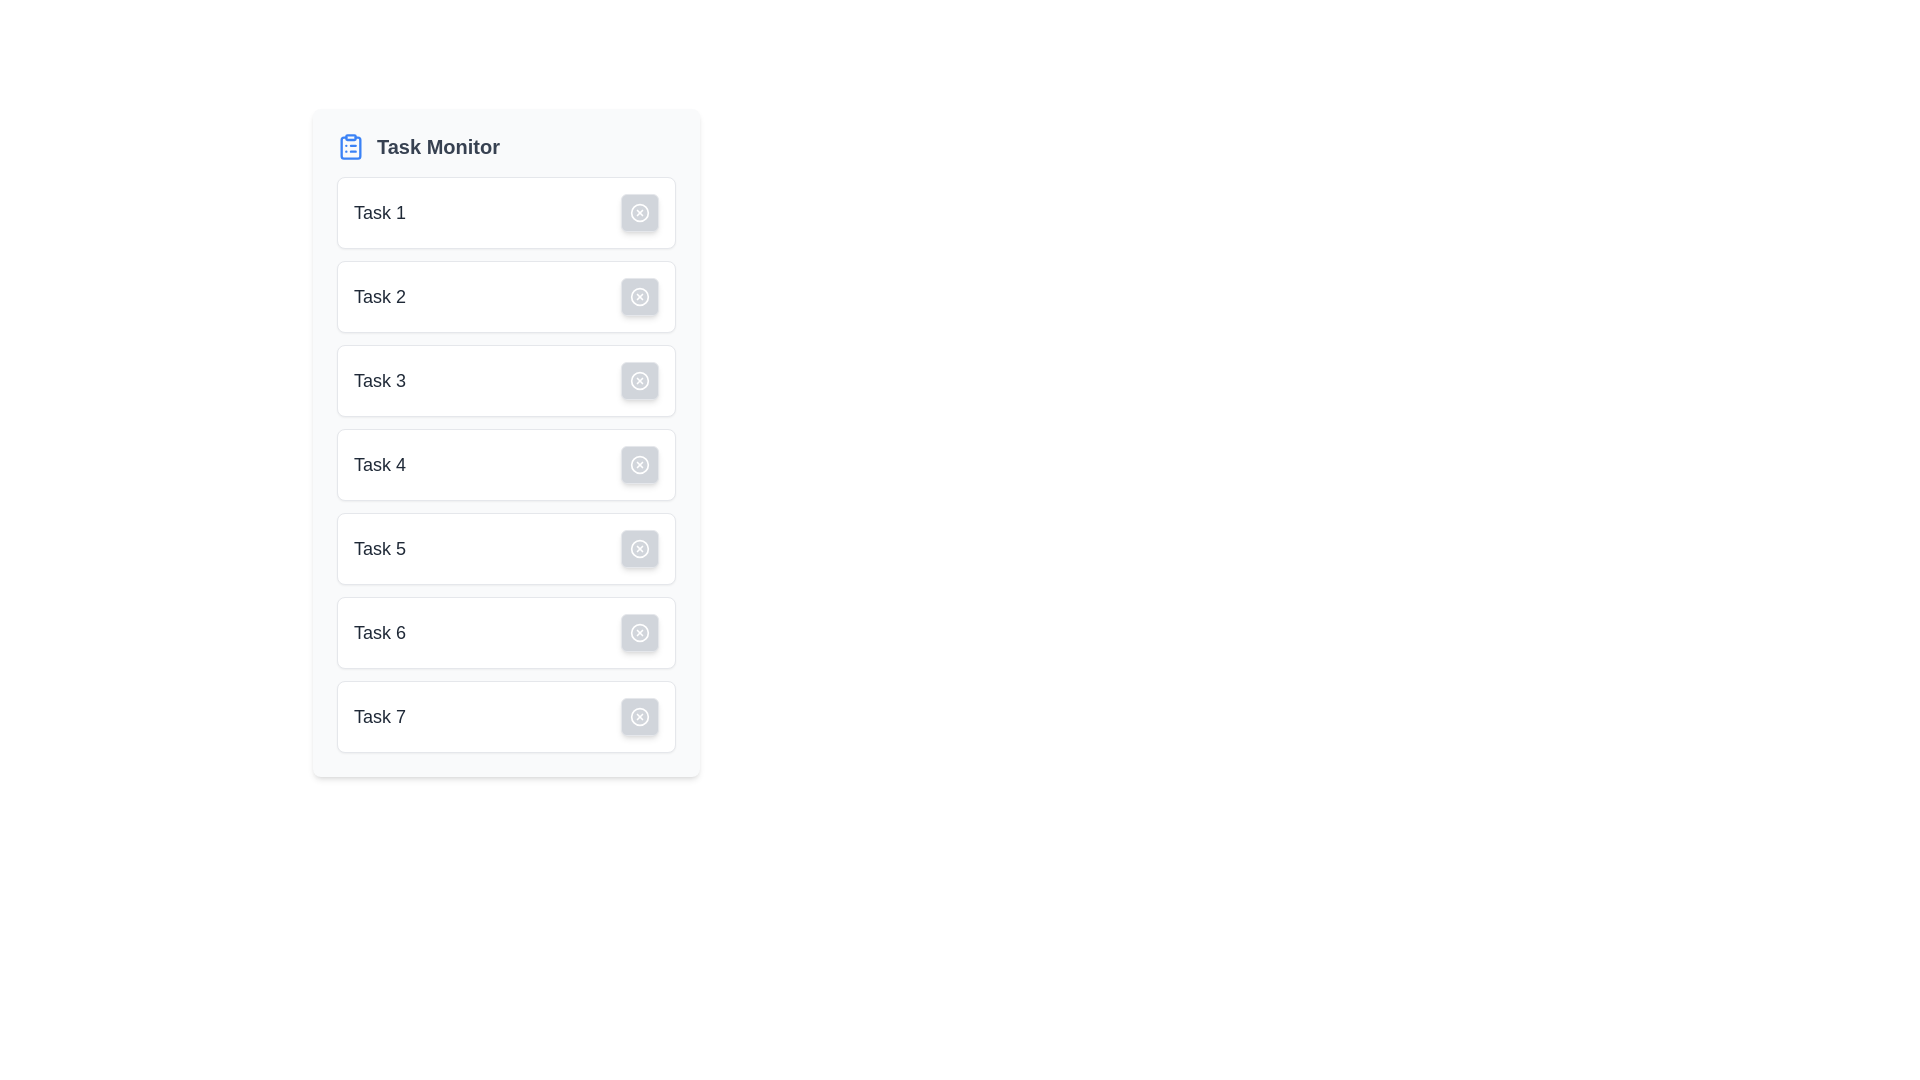  What do you see at coordinates (506, 465) in the screenshot?
I see `task description displayed in the List item labeled 'Task 4', which is the fourth item in a vertical list of tasks` at bounding box center [506, 465].